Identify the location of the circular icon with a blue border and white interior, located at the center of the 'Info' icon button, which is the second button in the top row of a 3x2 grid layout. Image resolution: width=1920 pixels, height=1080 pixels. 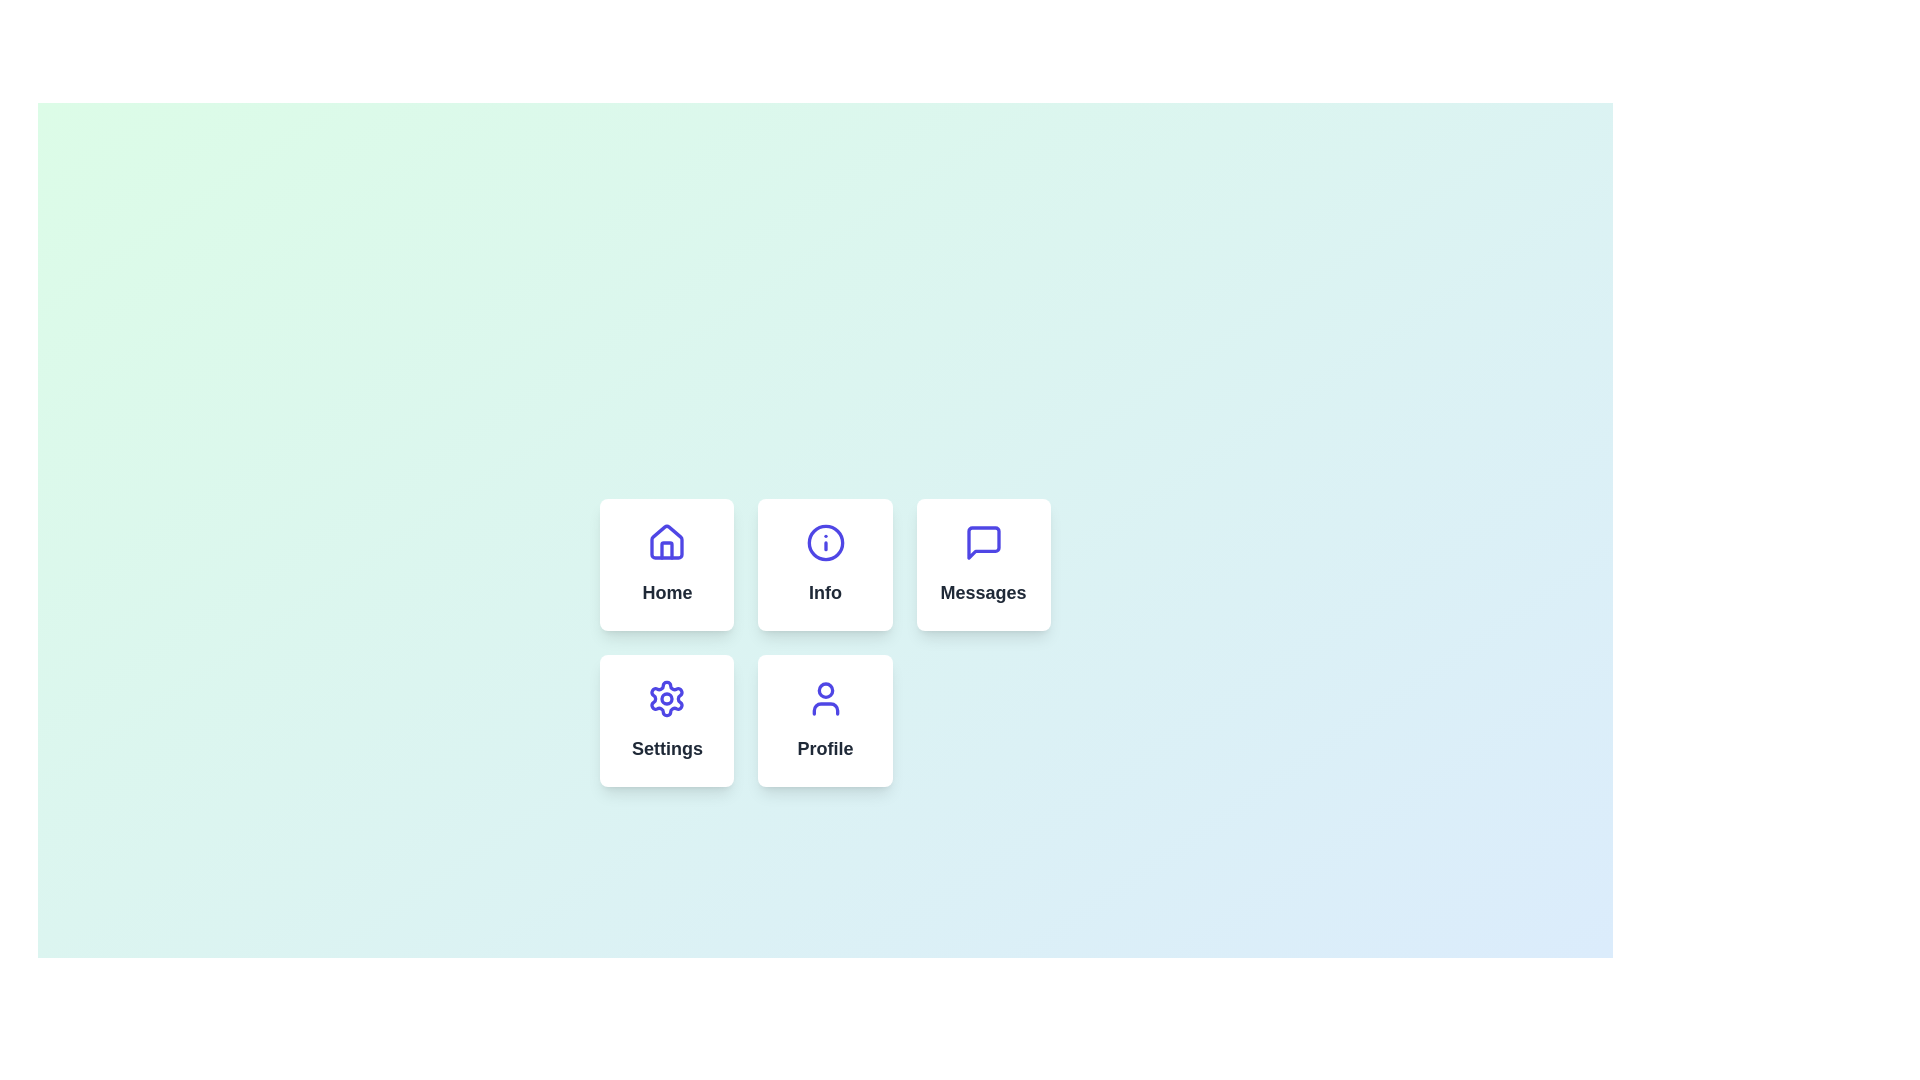
(825, 543).